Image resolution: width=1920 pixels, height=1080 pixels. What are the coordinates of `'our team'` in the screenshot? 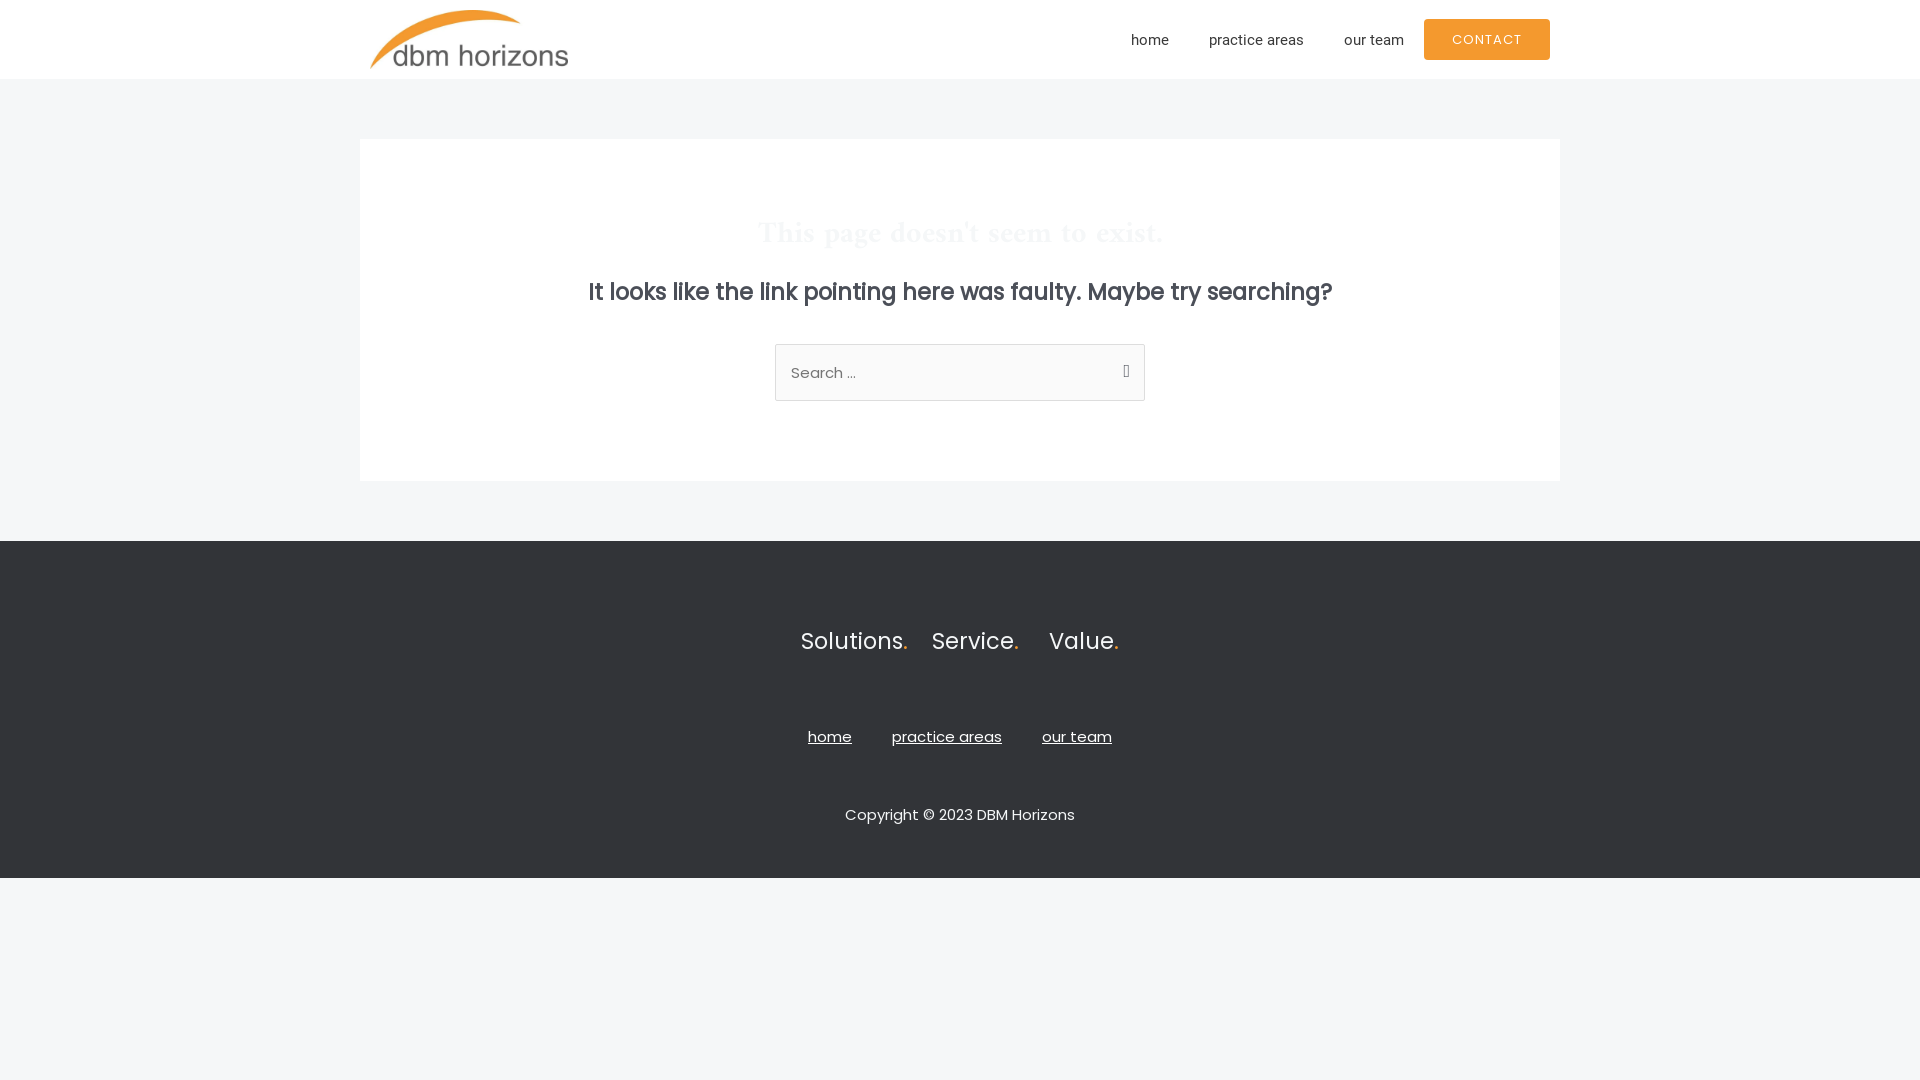 It's located at (1075, 736).